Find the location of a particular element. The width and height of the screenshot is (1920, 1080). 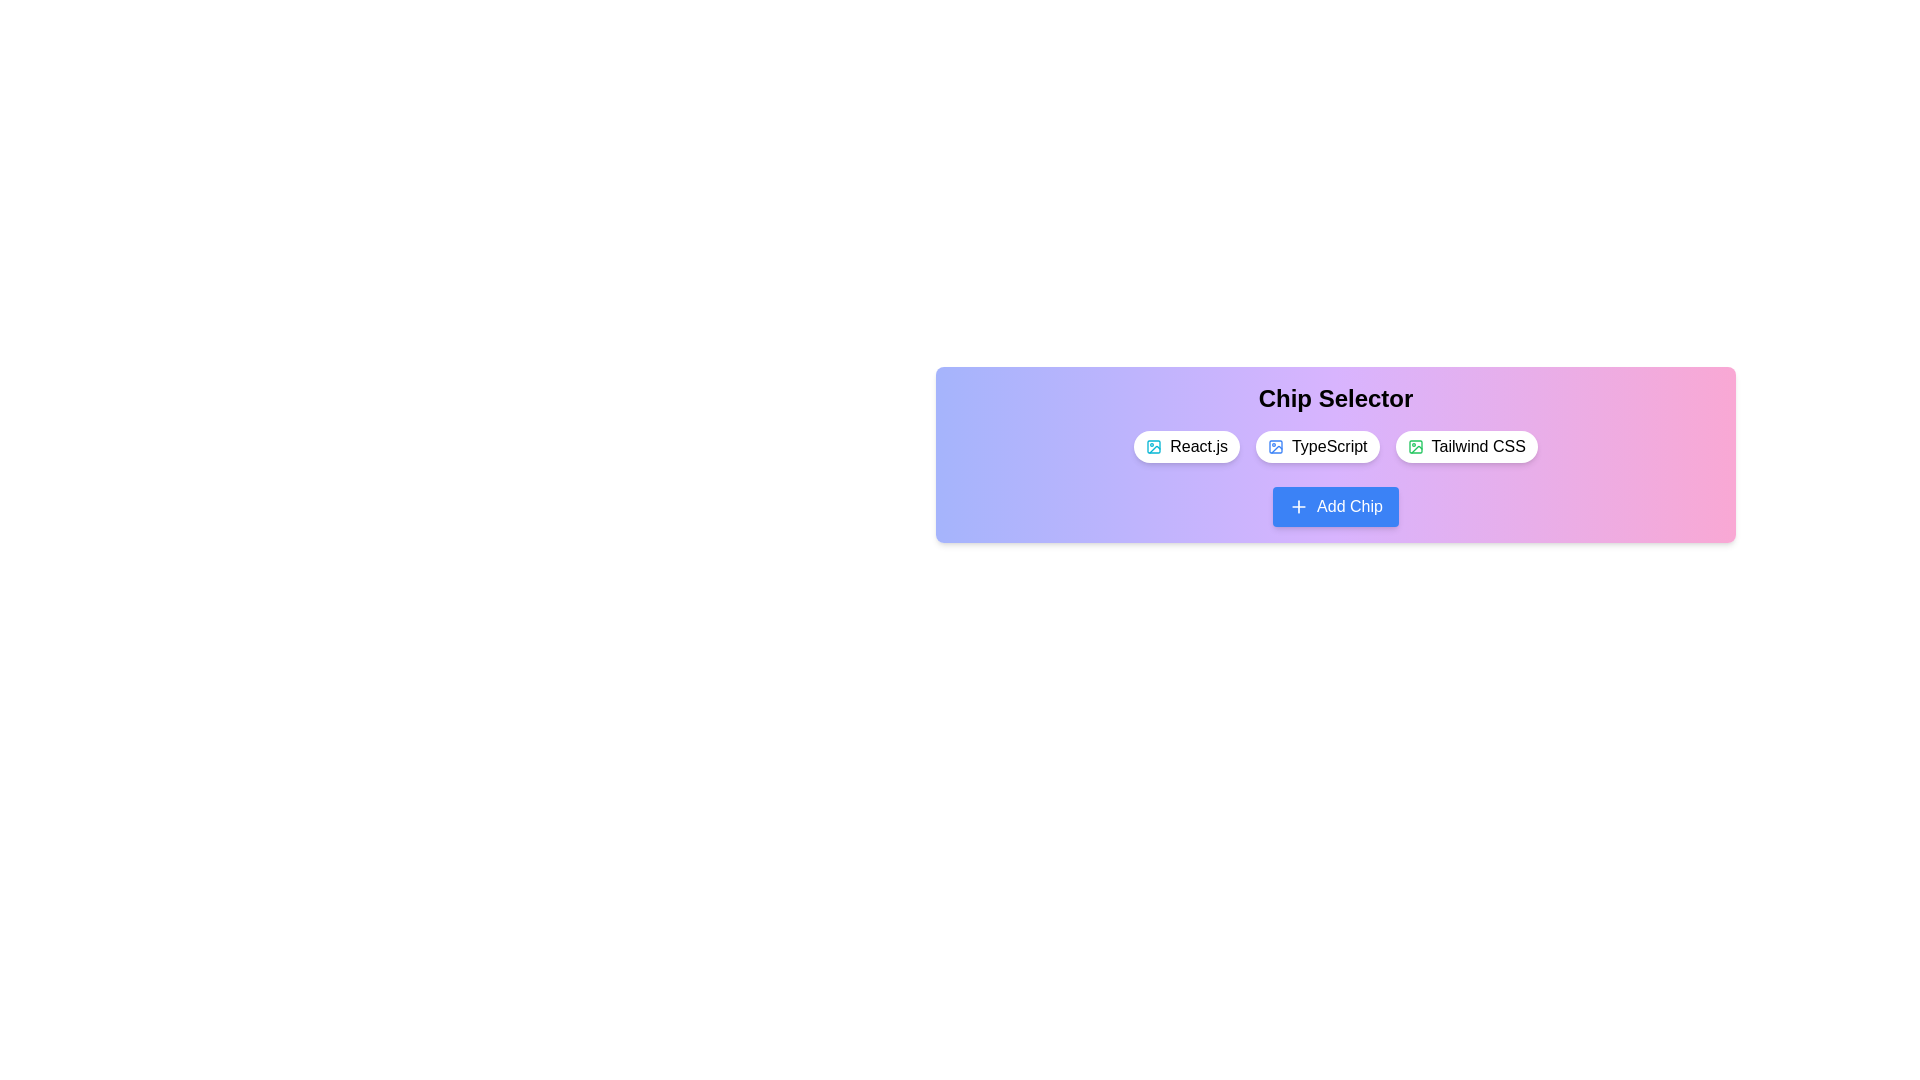

the 'TypeScript' text label within the chip component is located at coordinates (1329, 446).